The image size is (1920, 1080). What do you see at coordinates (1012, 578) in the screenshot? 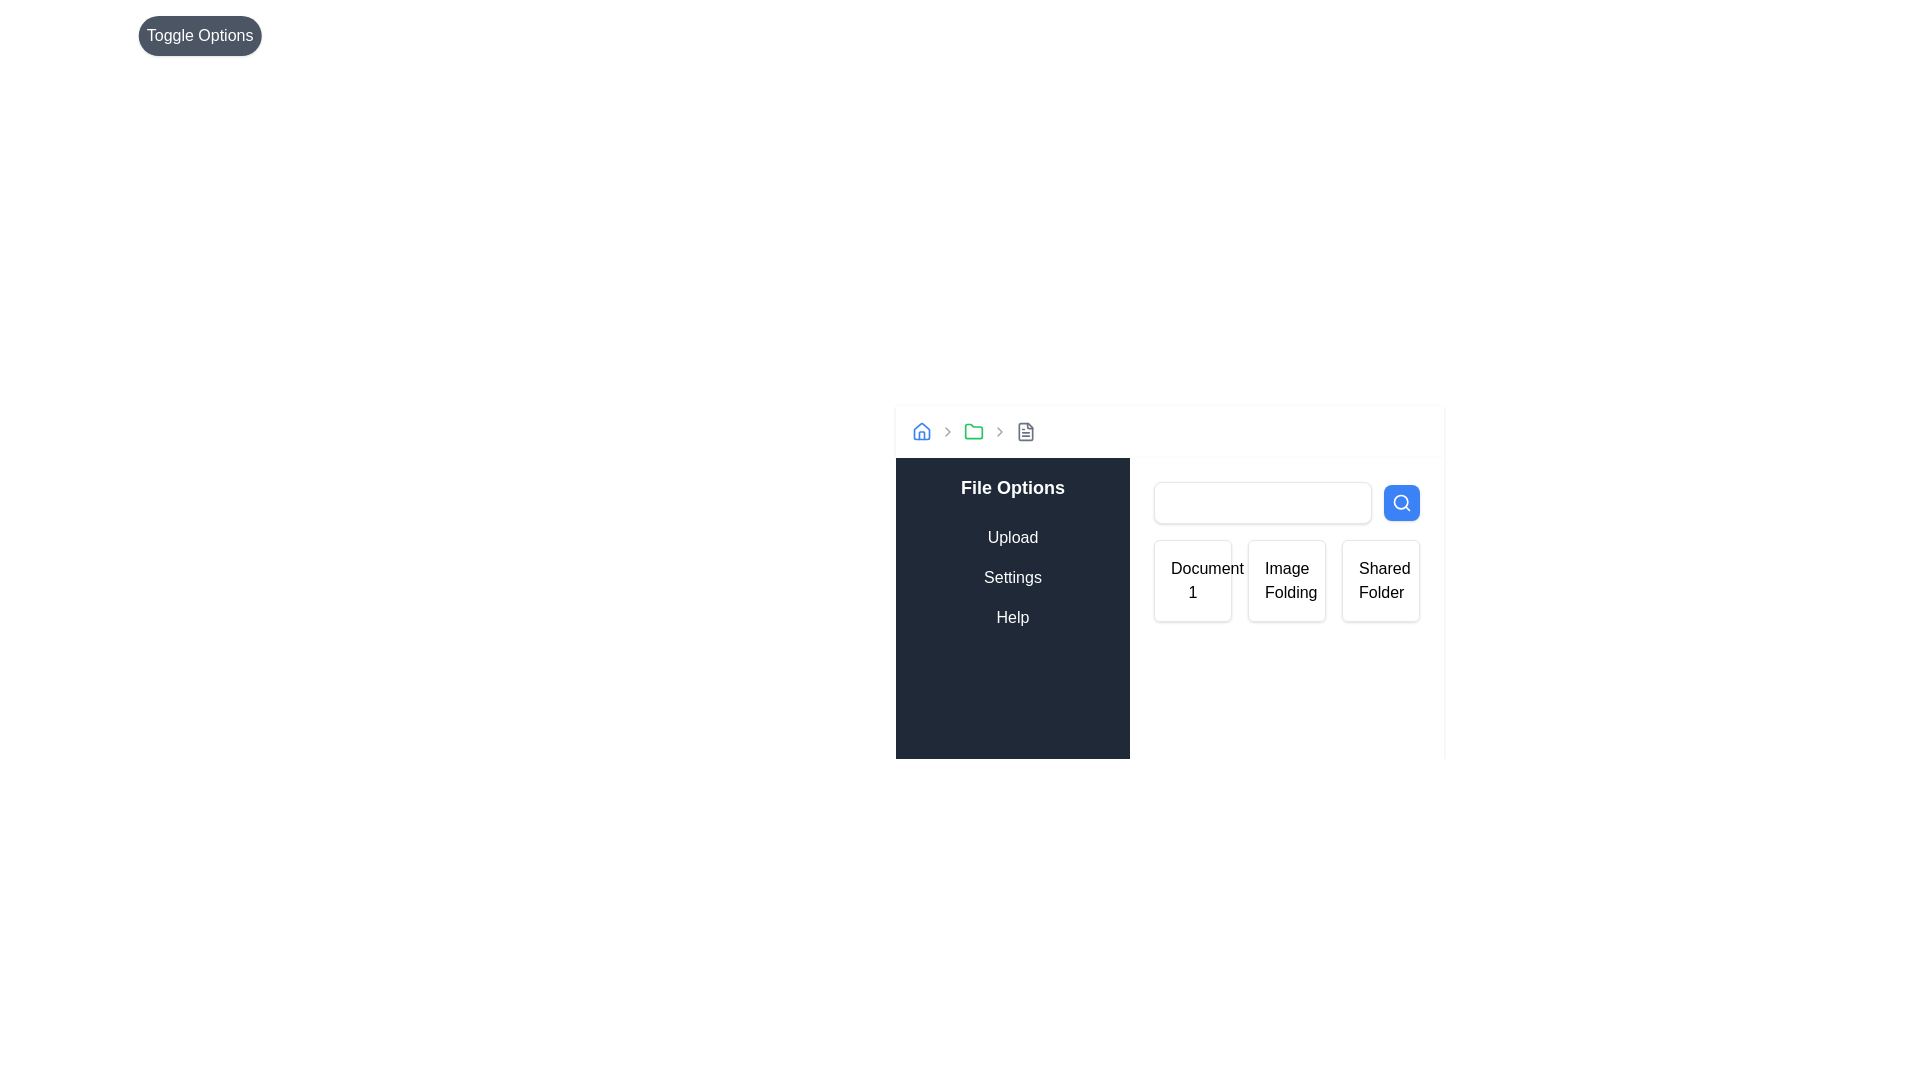
I see `the 'Settings' text label, which is styled with white text on a dark blue background and is the second label in a vertical stack labeled 'File Options'` at bounding box center [1012, 578].